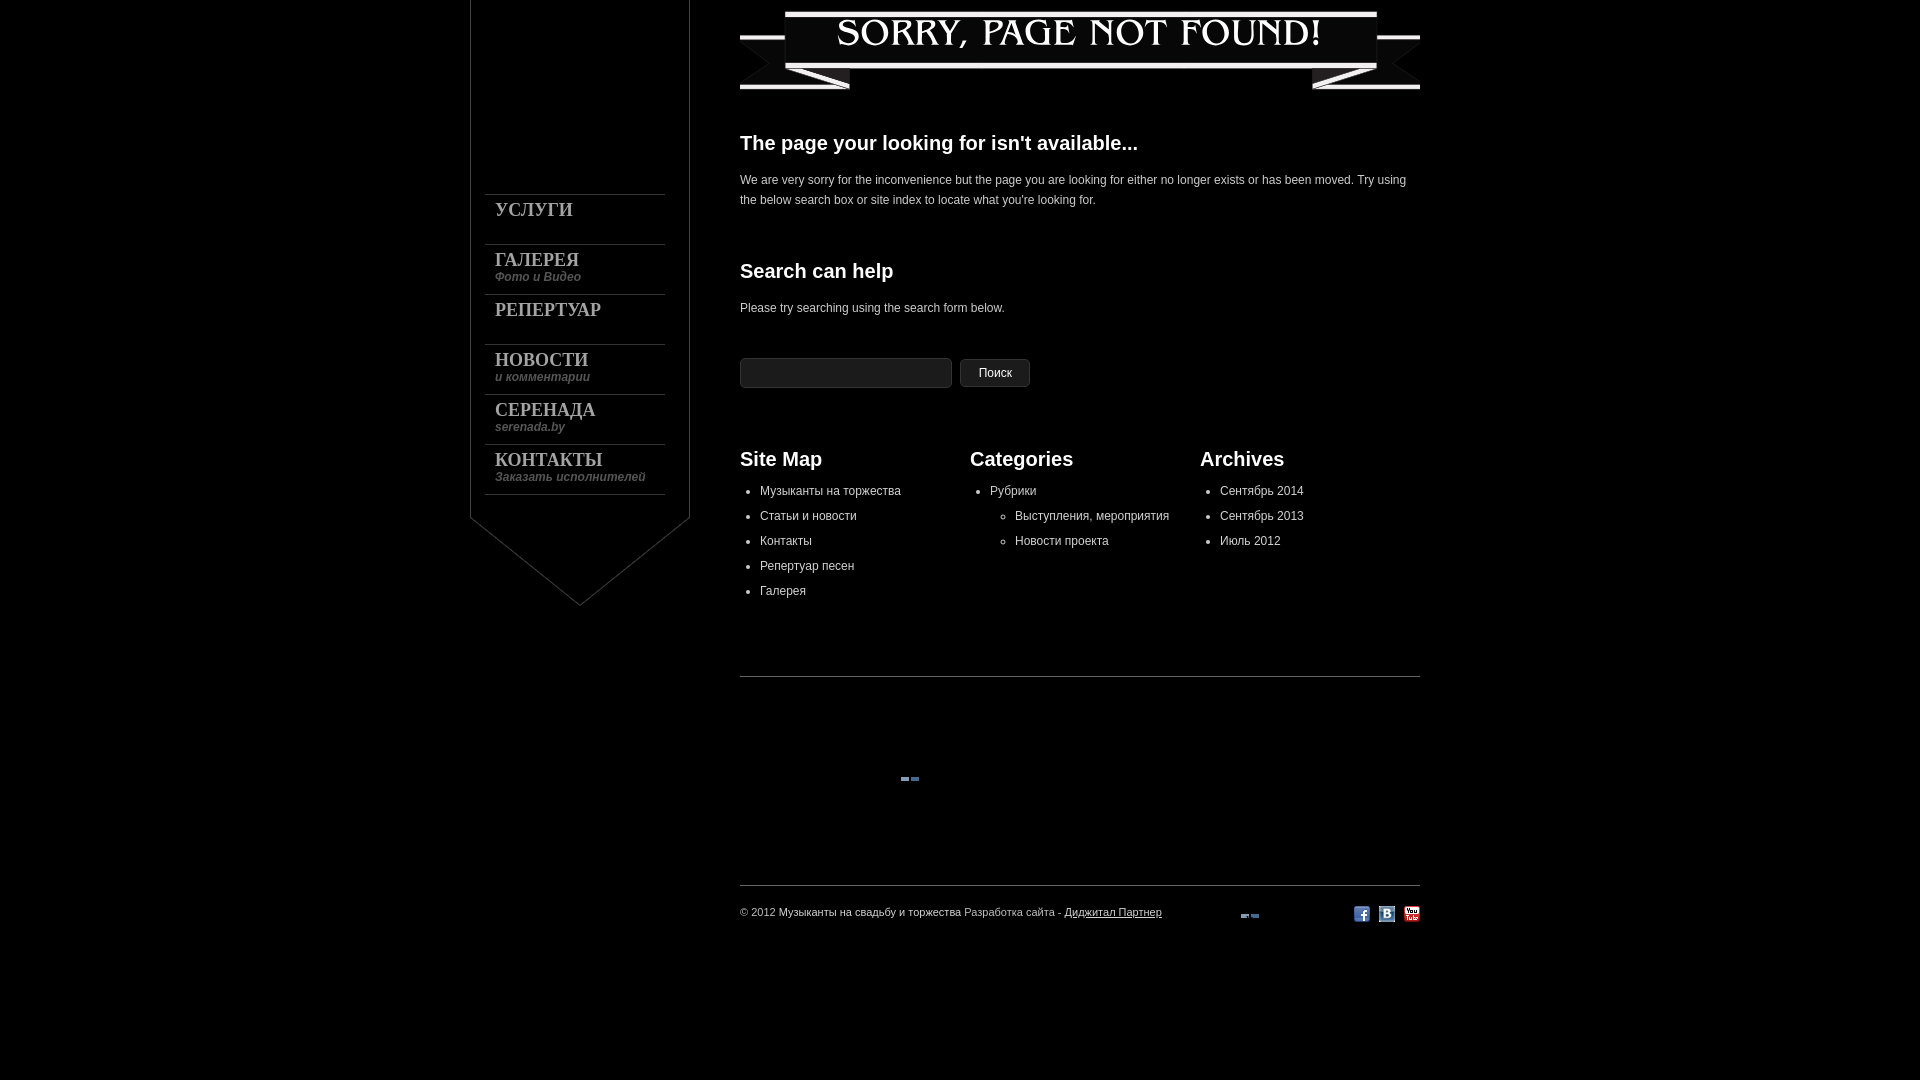 This screenshot has width=1920, height=1080. I want to click on 'YouTube', so click(1410, 914).